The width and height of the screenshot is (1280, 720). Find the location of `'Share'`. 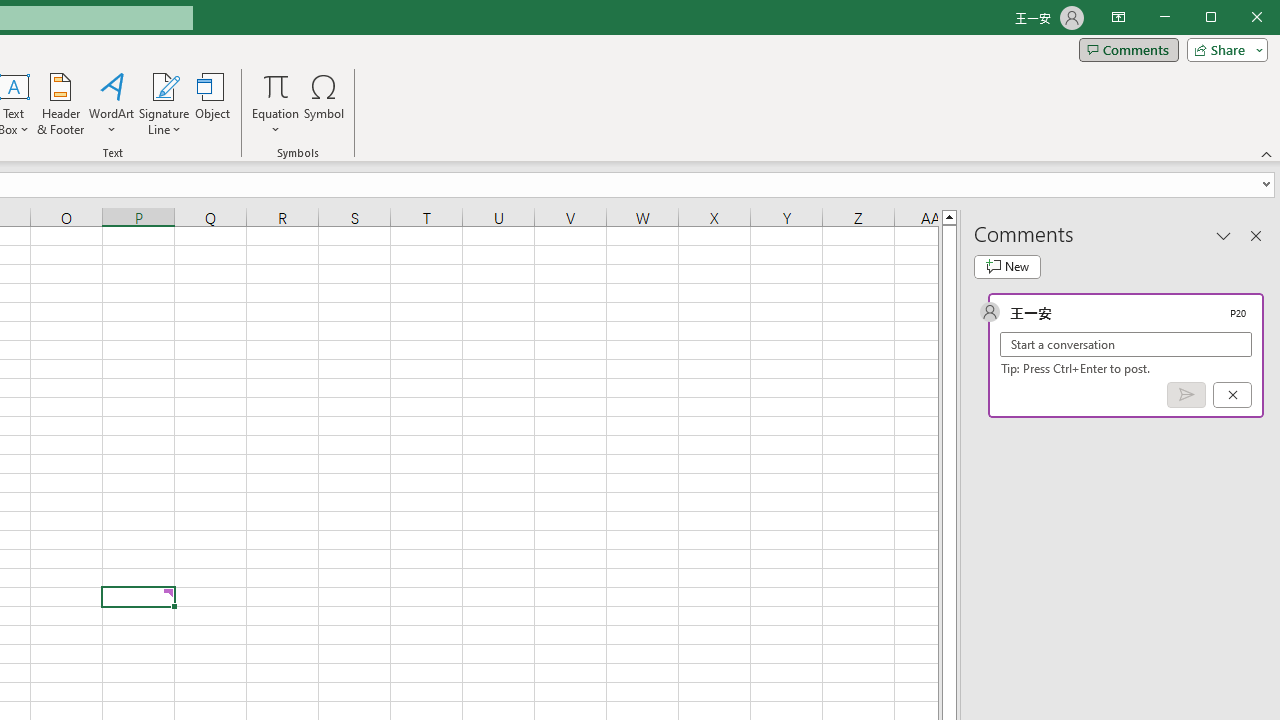

'Share' is located at coordinates (1222, 49).